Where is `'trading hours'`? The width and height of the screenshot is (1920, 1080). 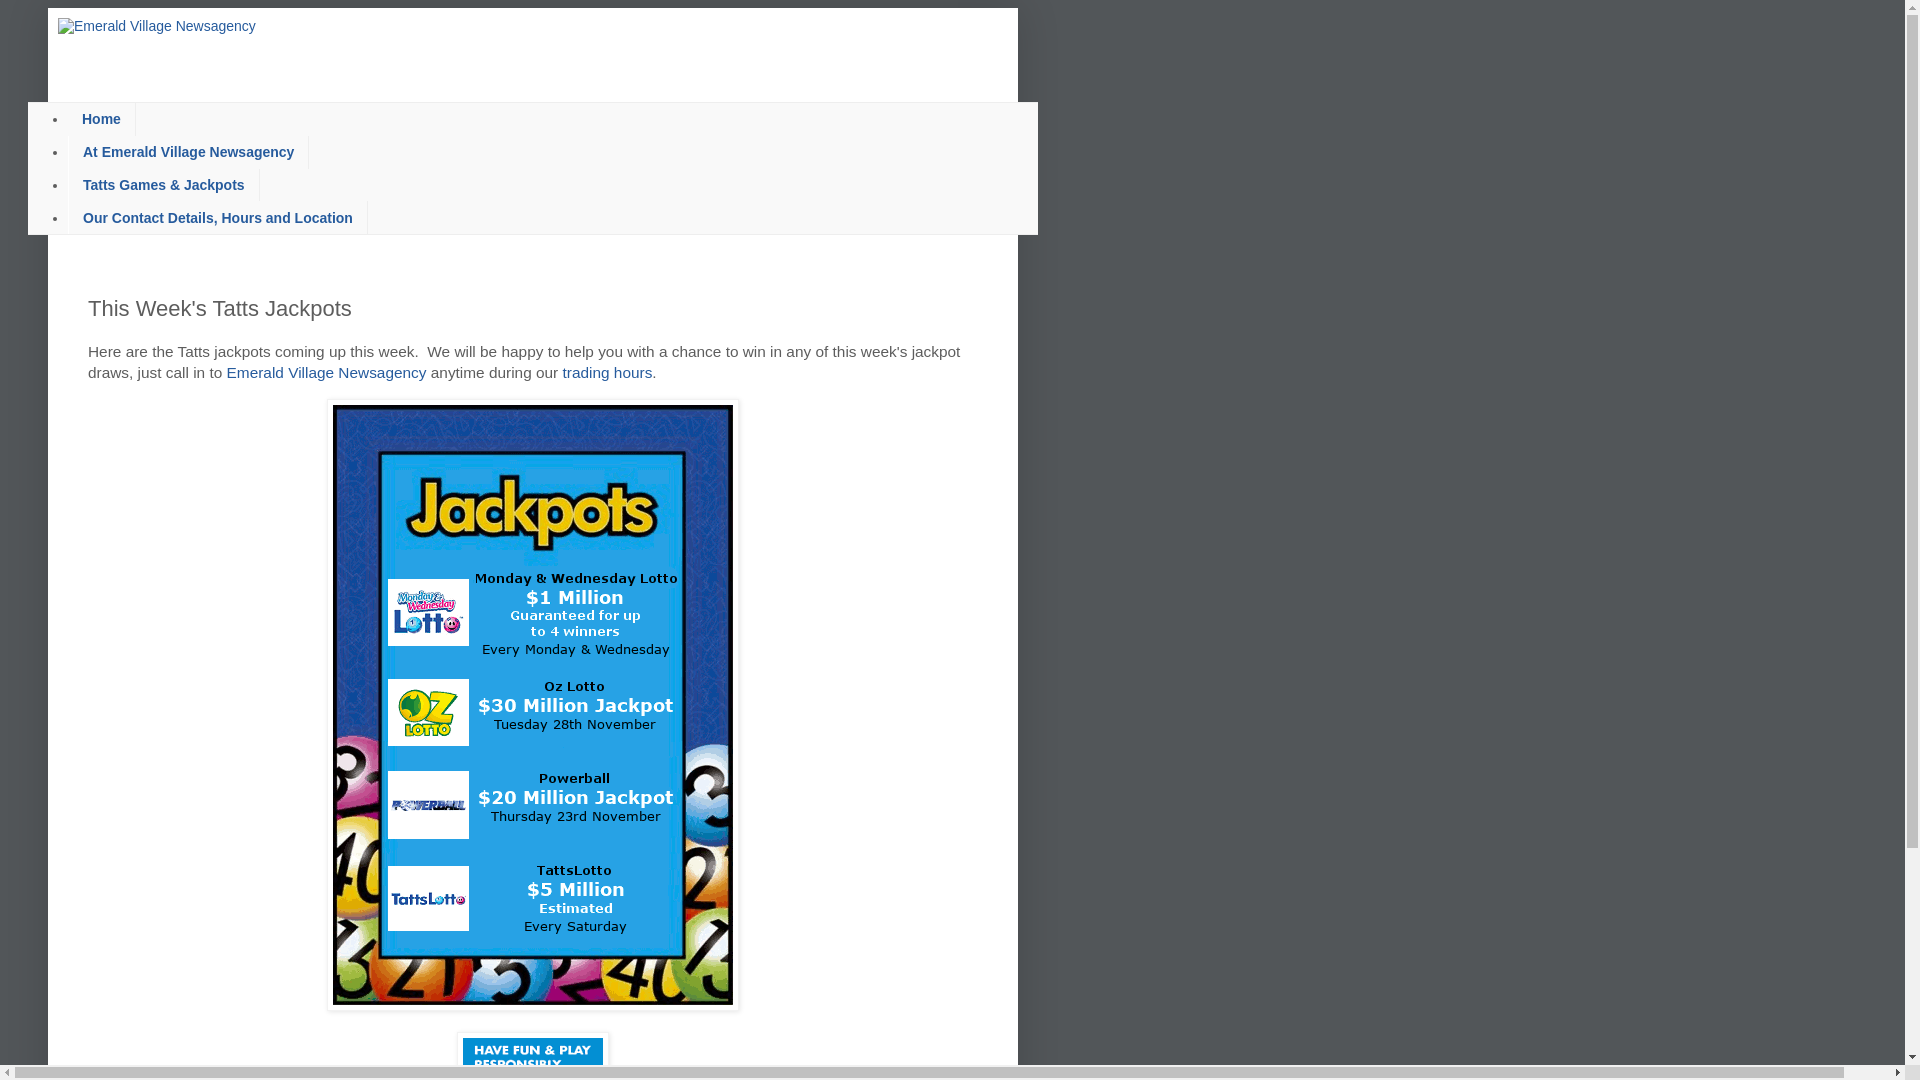
'trading hours' is located at coordinates (607, 372).